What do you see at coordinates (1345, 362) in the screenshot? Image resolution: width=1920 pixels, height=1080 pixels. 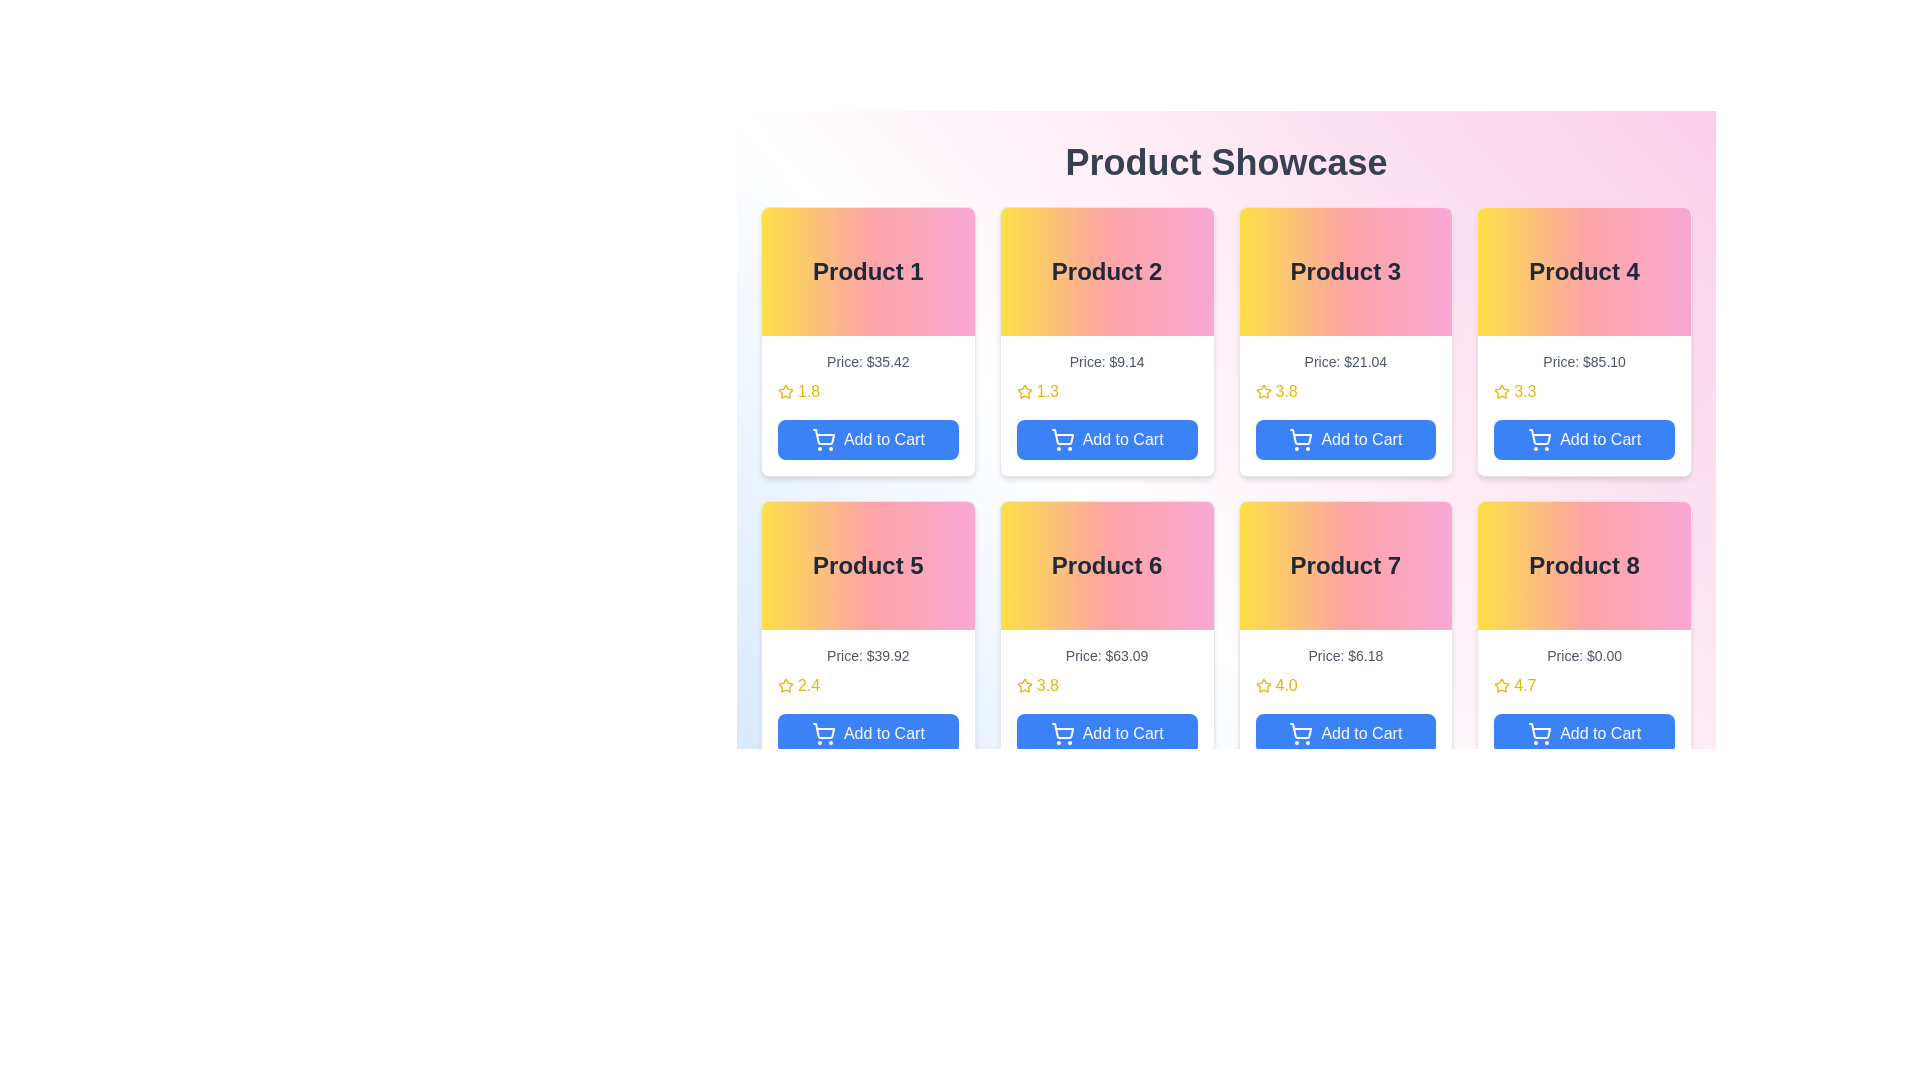 I see `the text label displaying the price '$21.04', which is located beneath the product title of 'Product 3' in the product card layout` at bounding box center [1345, 362].